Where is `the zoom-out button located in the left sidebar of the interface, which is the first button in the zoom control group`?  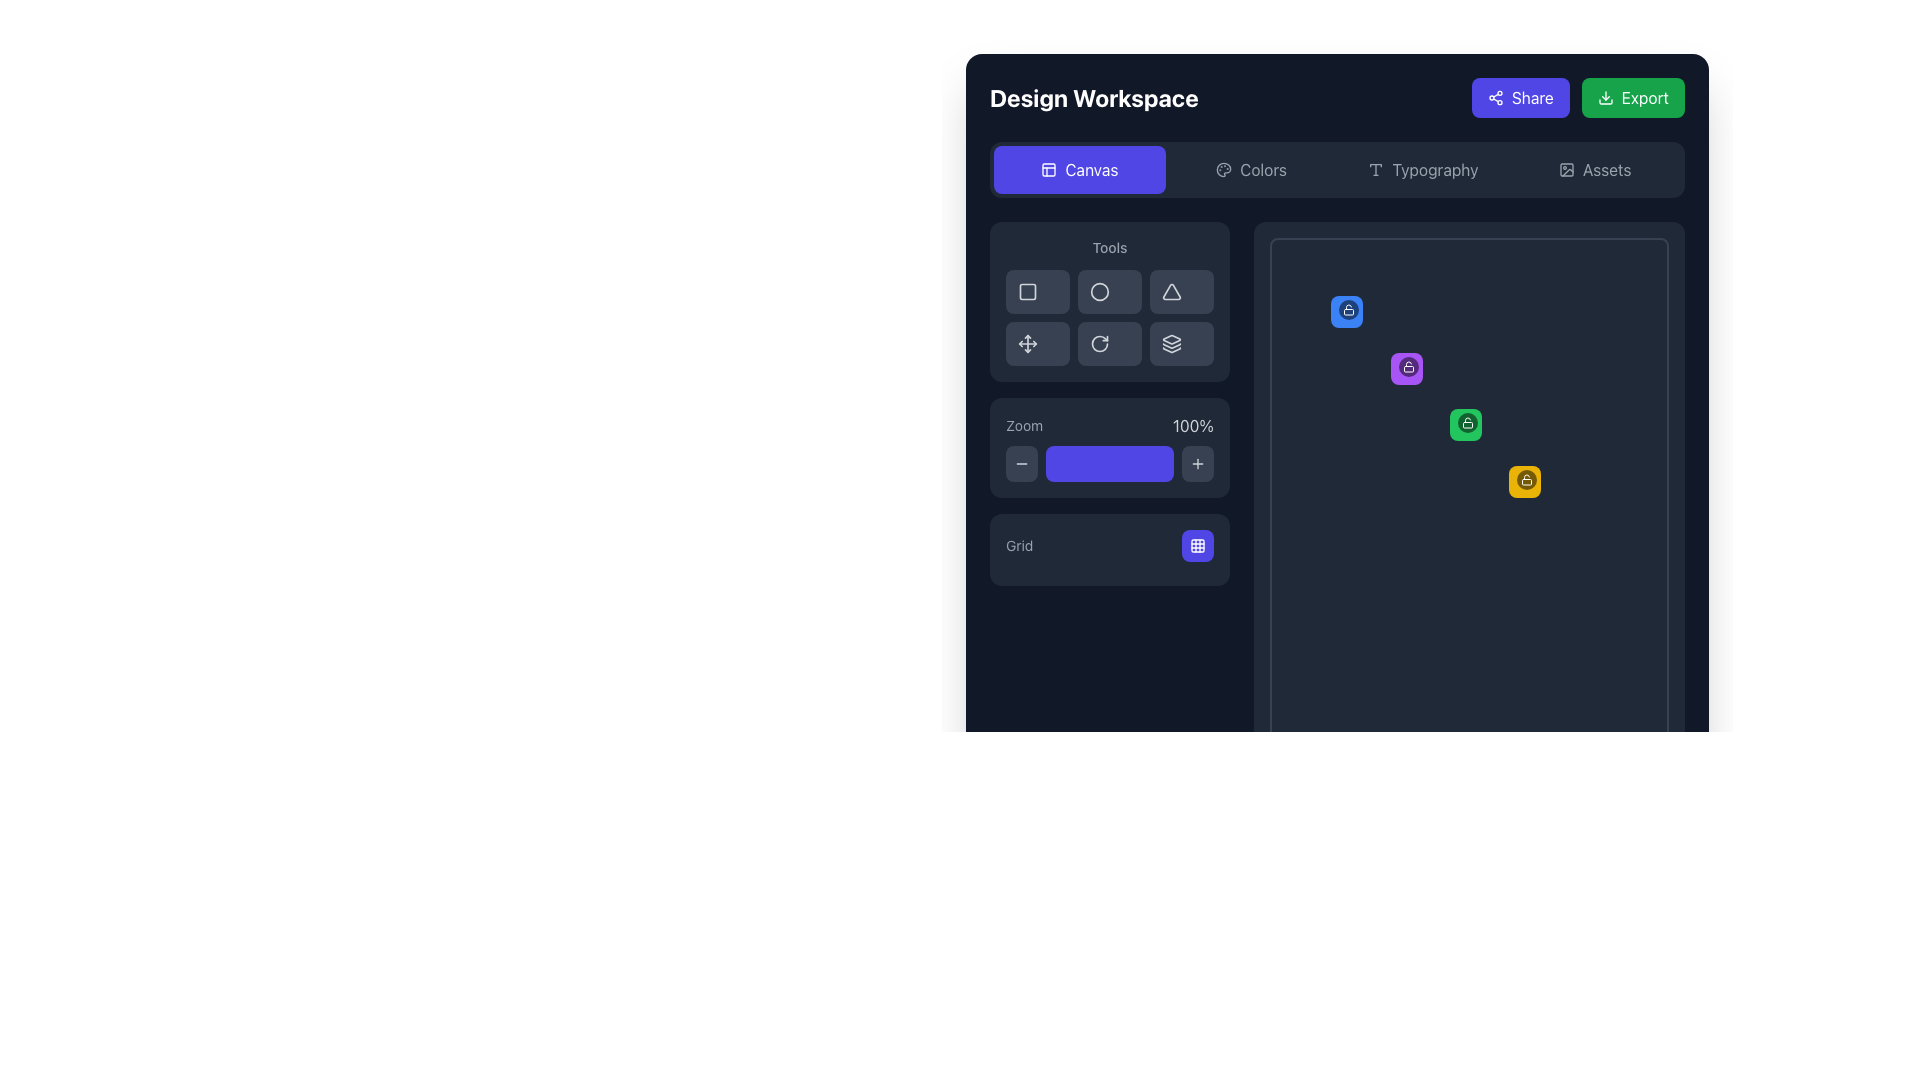 the zoom-out button located in the left sidebar of the interface, which is the first button in the zoom control group is located at coordinates (1022, 463).